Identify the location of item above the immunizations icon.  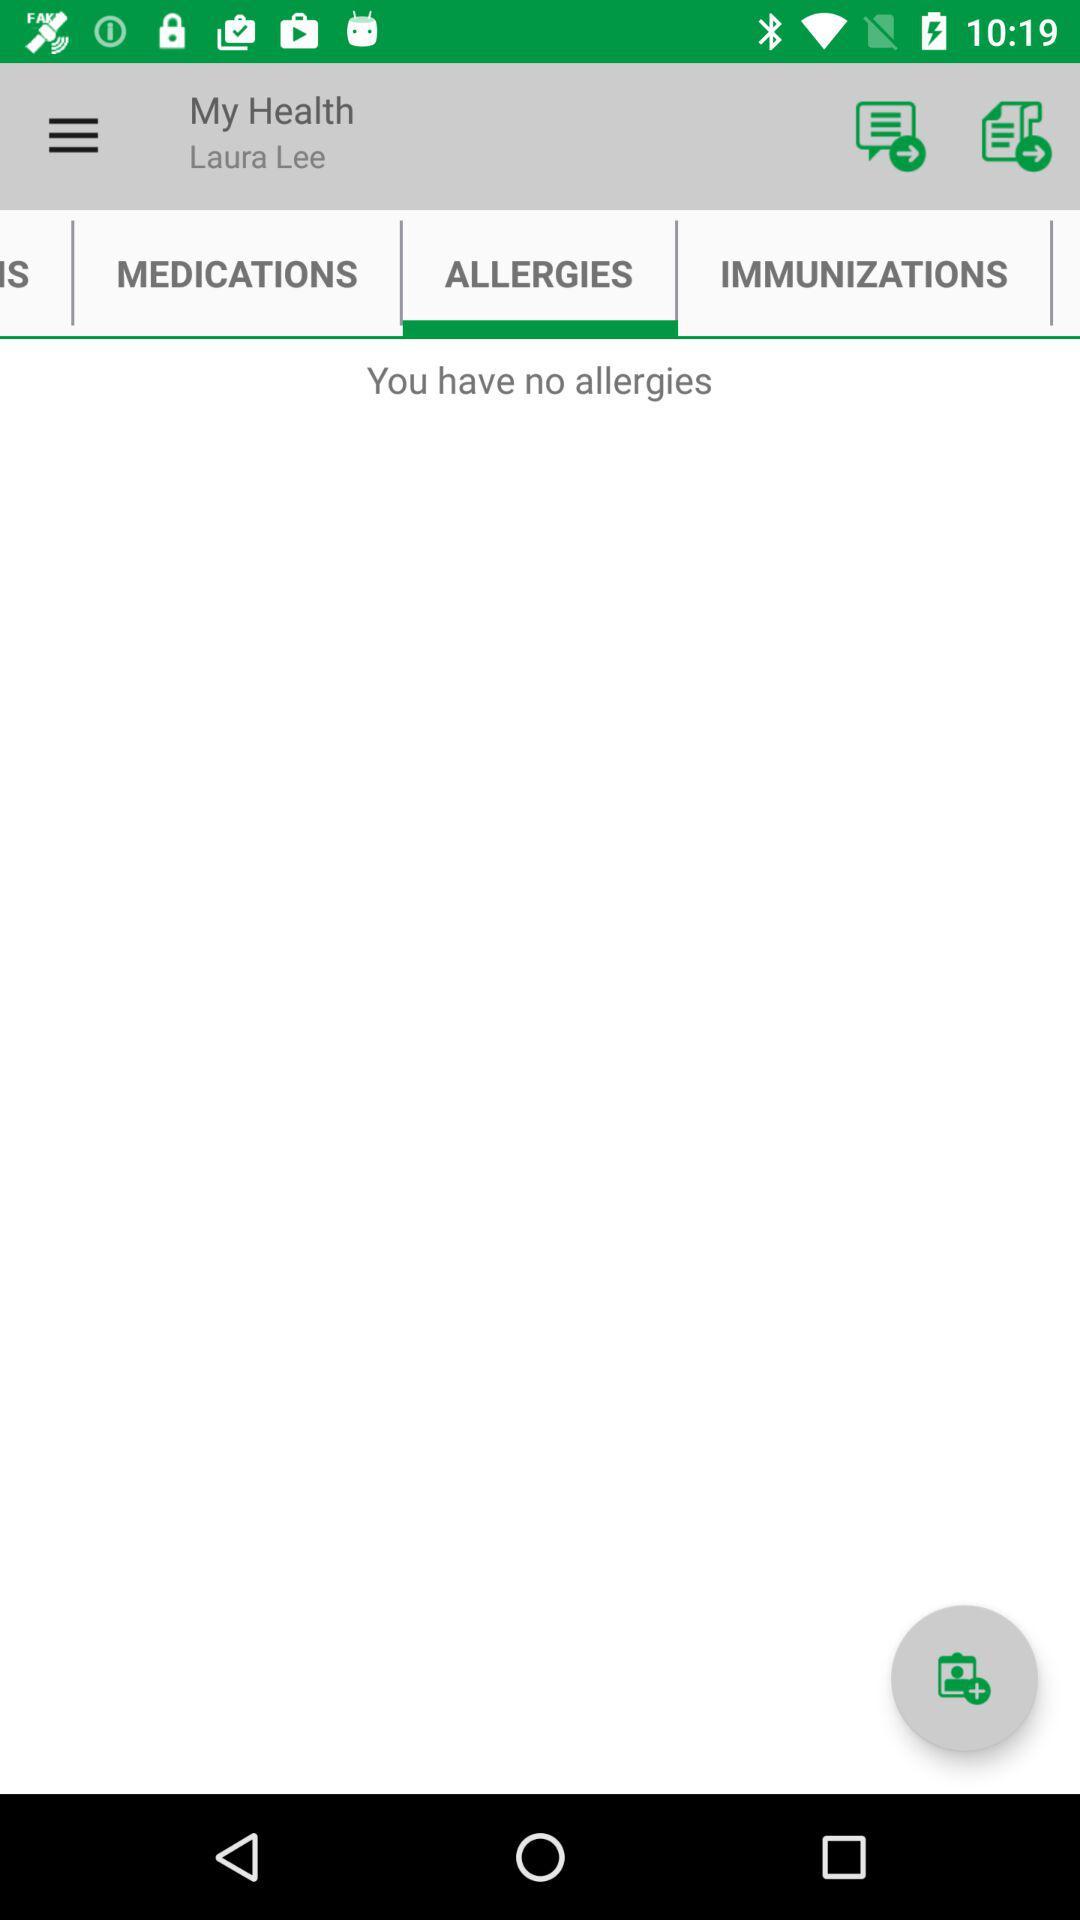
(890, 135).